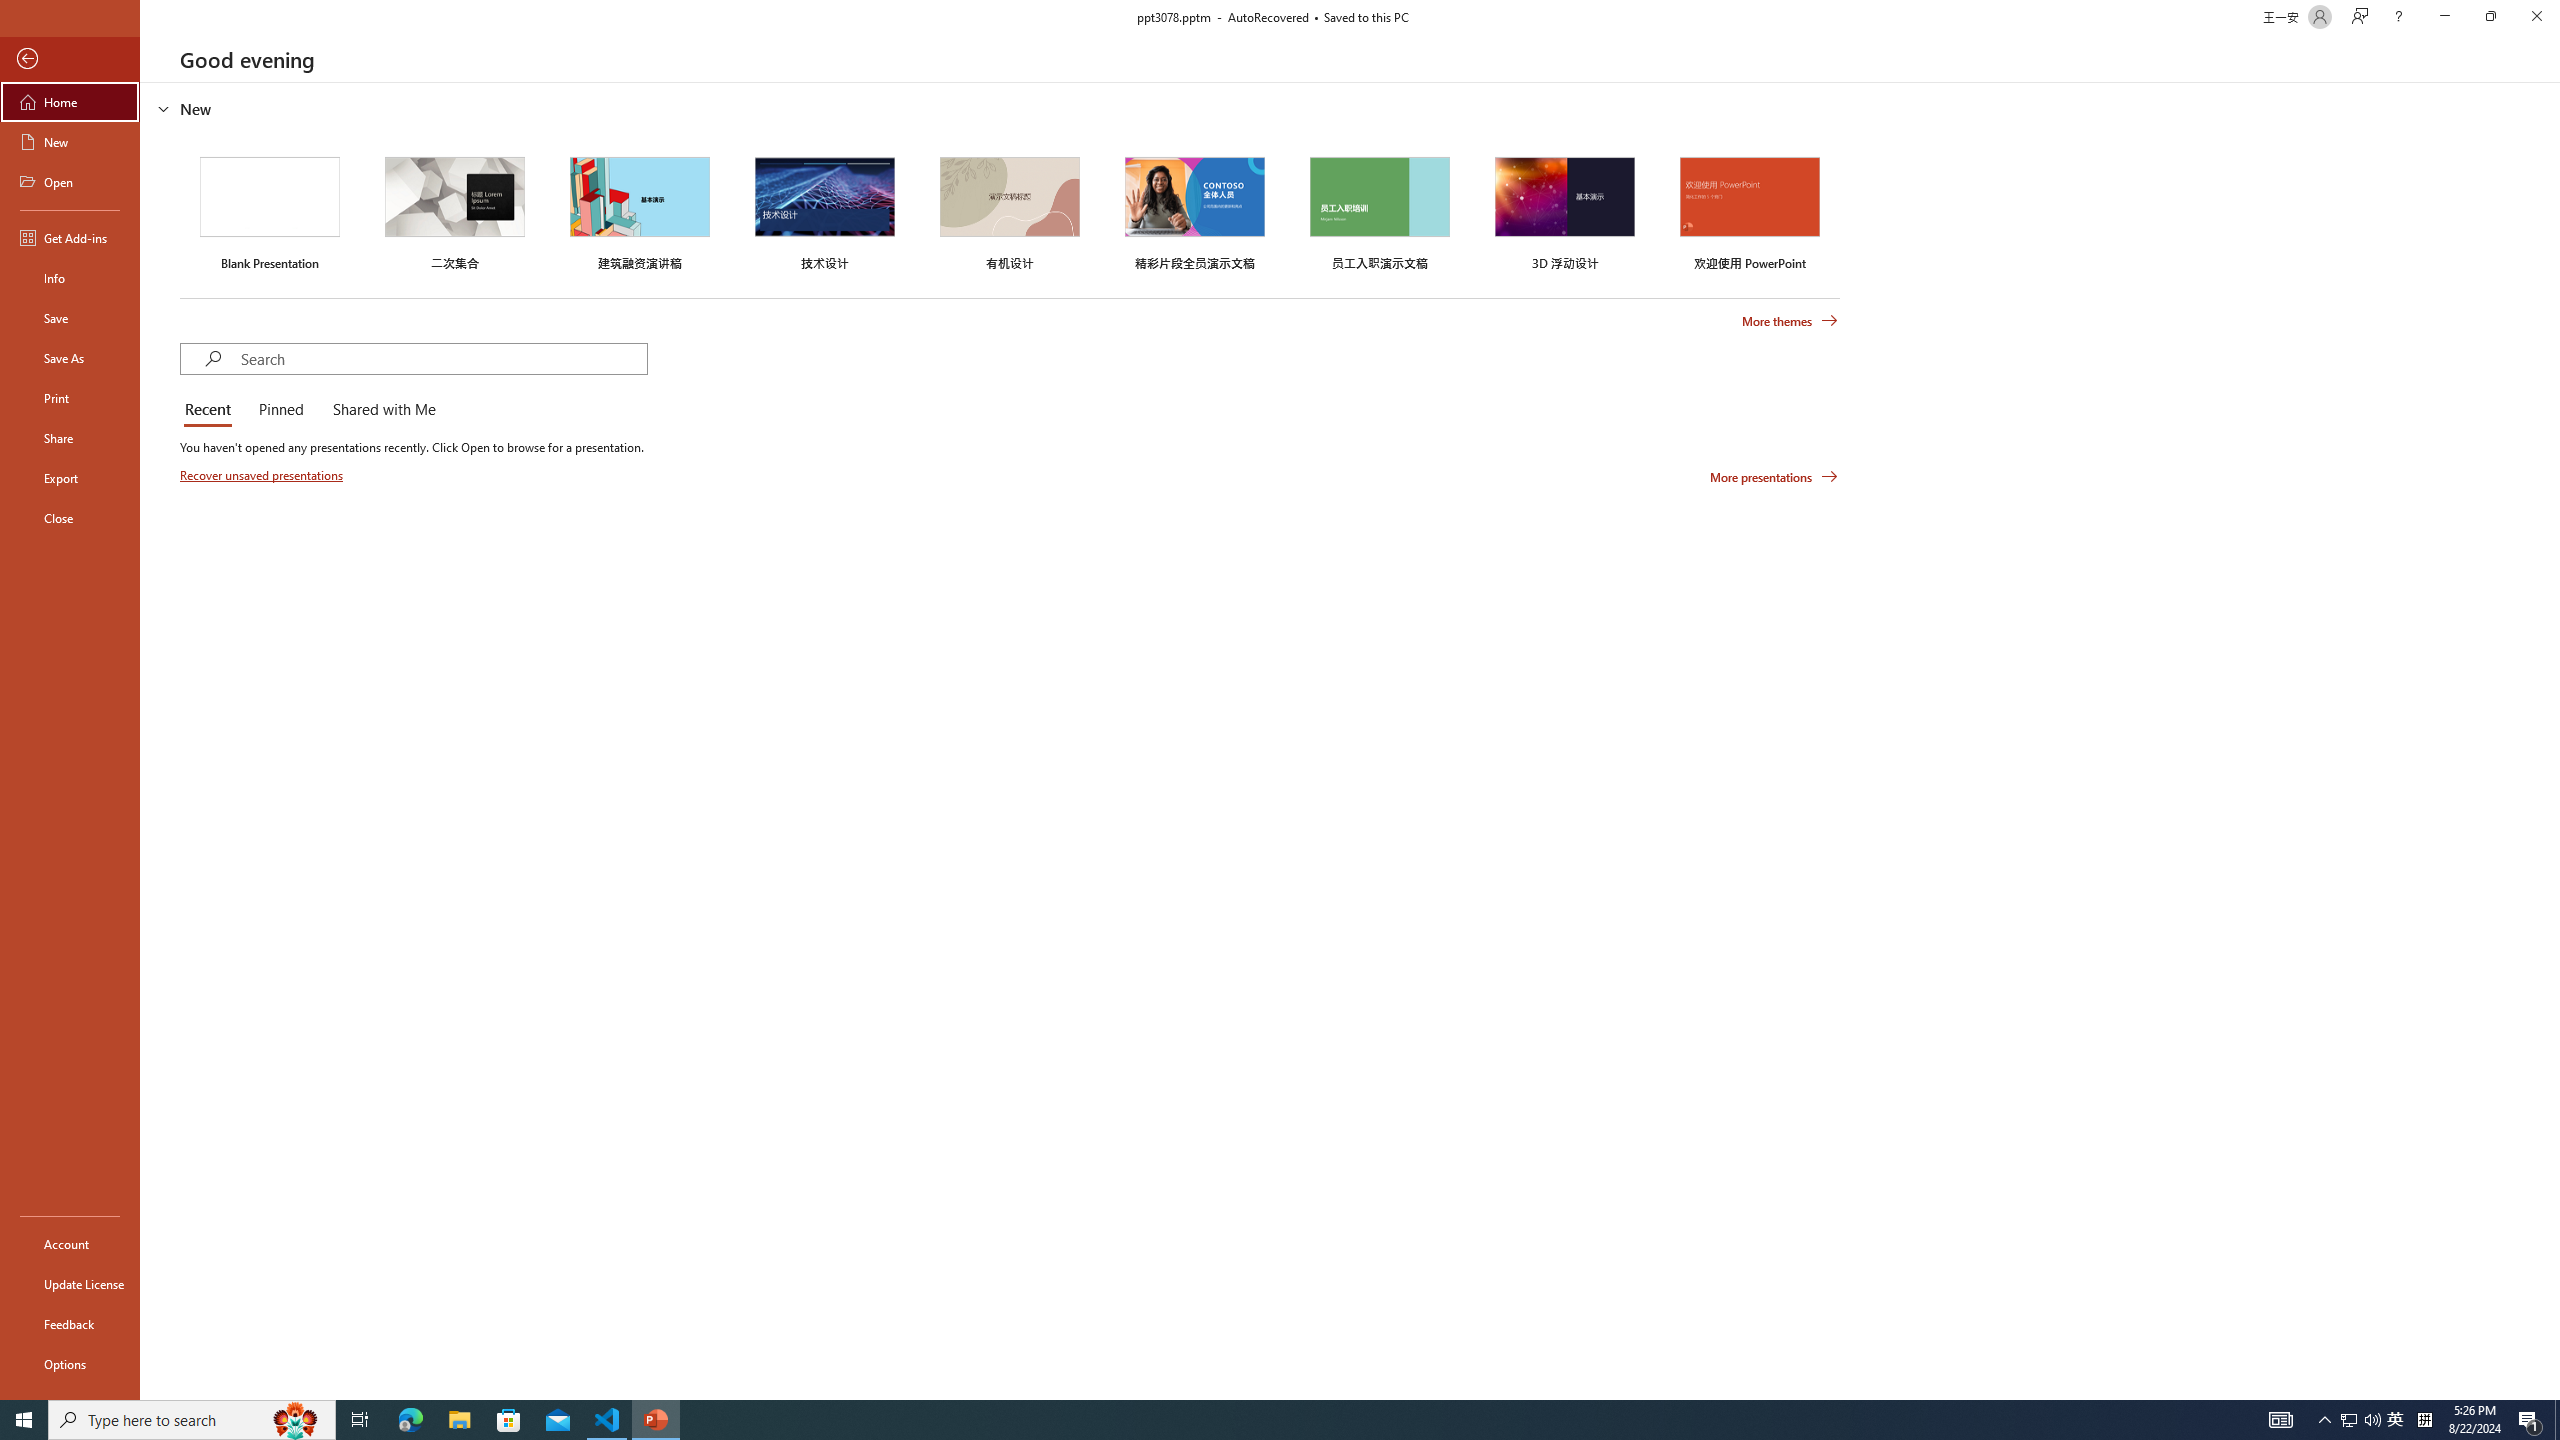 The width and height of the screenshot is (2560, 1440). What do you see at coordinates (69, 1363) in the screenshot?
I see `'Options'` at bounding box center [69, 1363].